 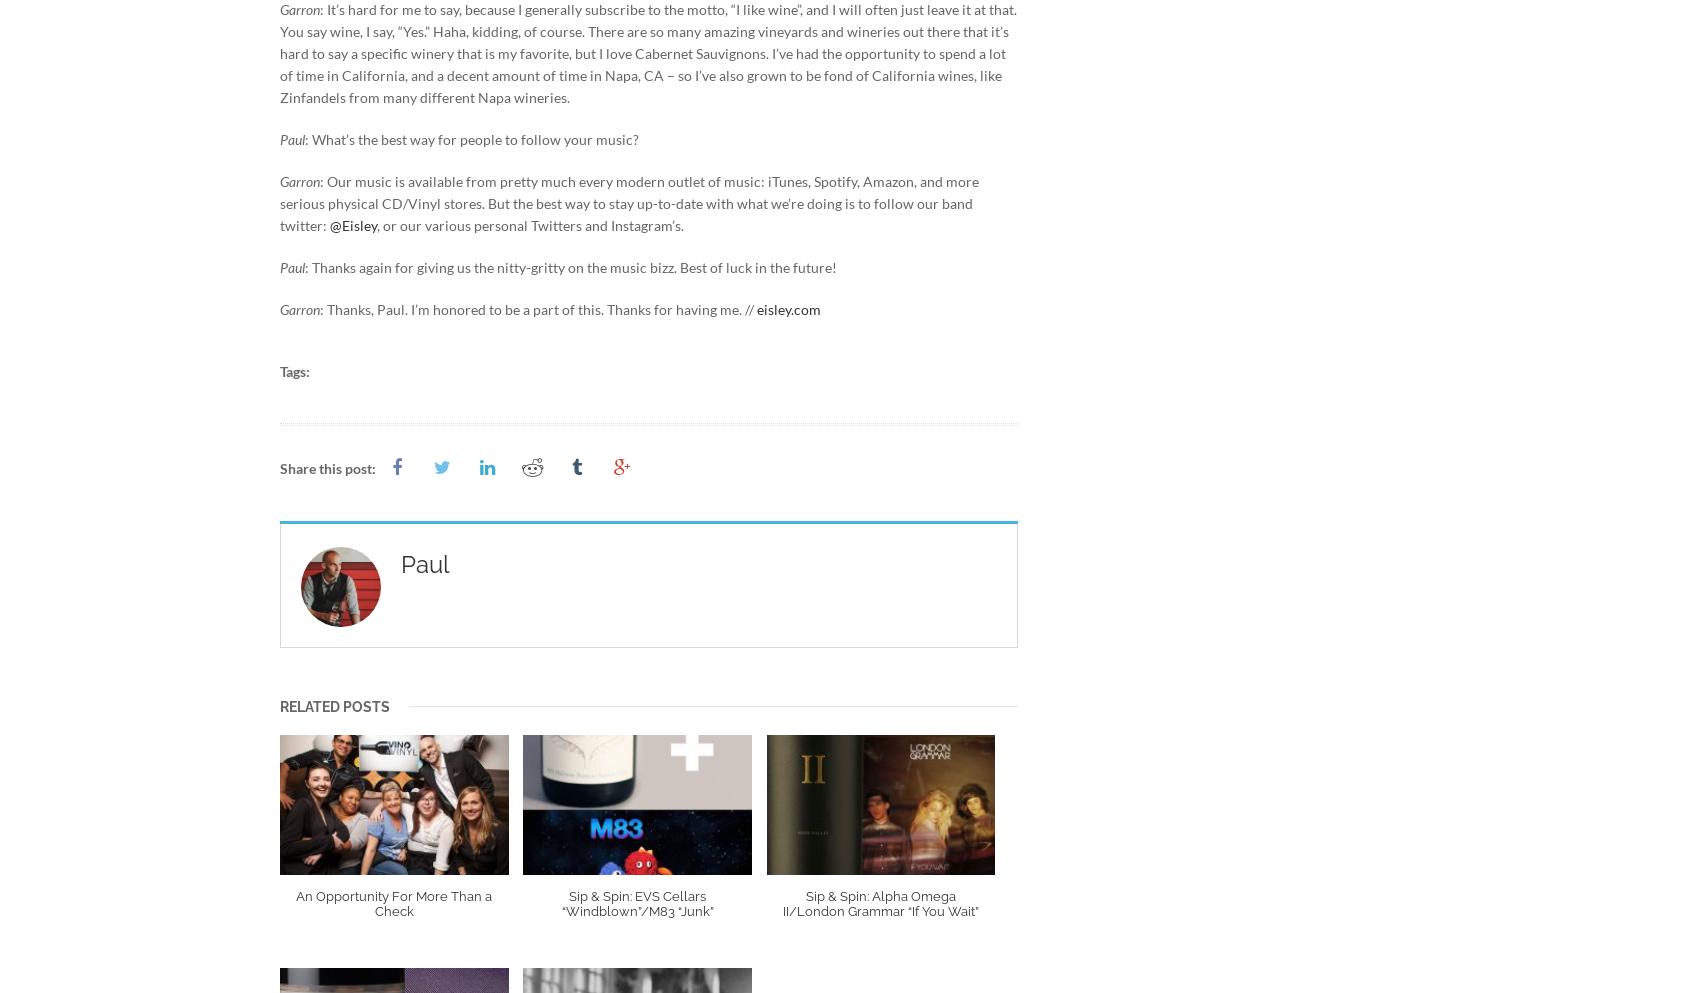 I want to click on ': Our music is available from pretty much every modern outlet of music: iTunes, Spotify, Amazon, and more serious physical CD/Vinyl stores. But the best way to stay up-to-date with what we’re doing is to follow our band twitter:', so click(x=628, y=202).